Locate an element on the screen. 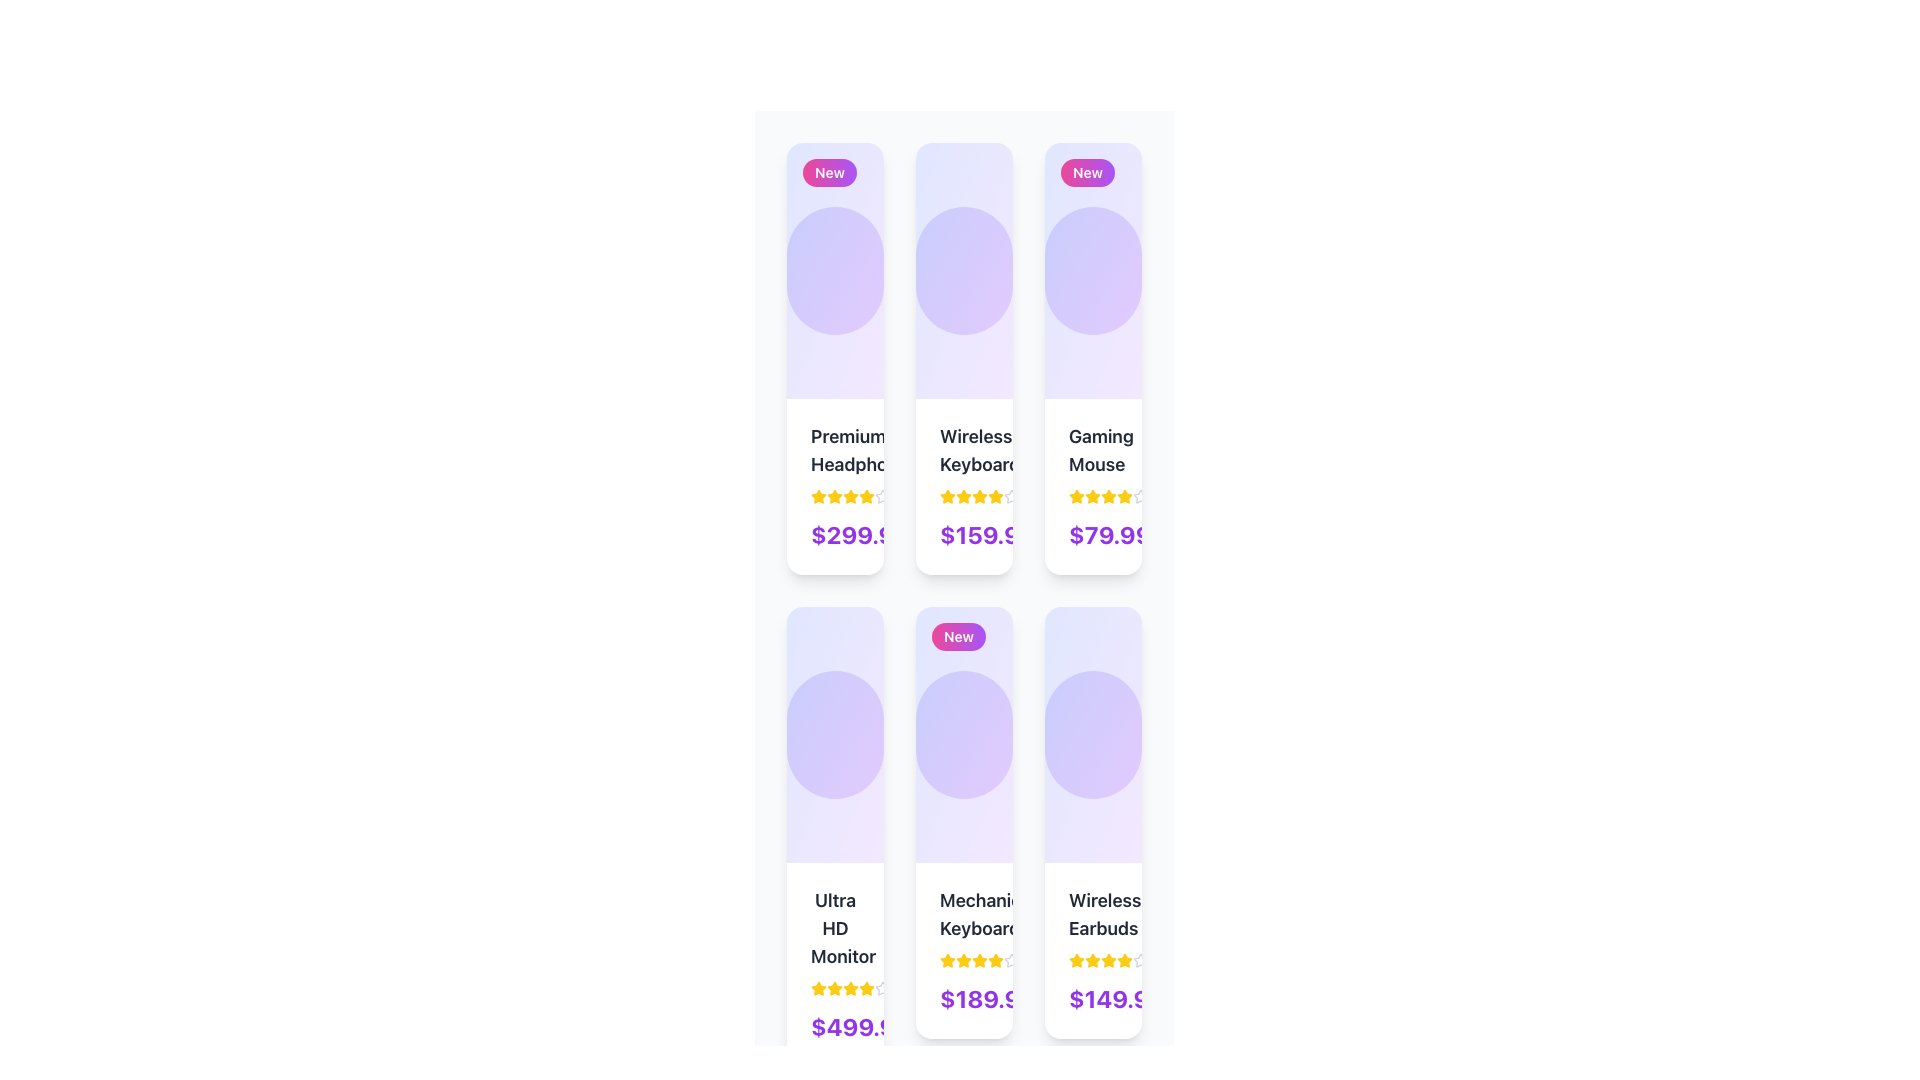 This screenshot has height=1080, width=1920. the round badge labeled 'New' with a gradient background transitioning from pink to purple, located in the upper-left part of the 'Mechanical Keyboard' section card layout is located at coordinates (964, 735).